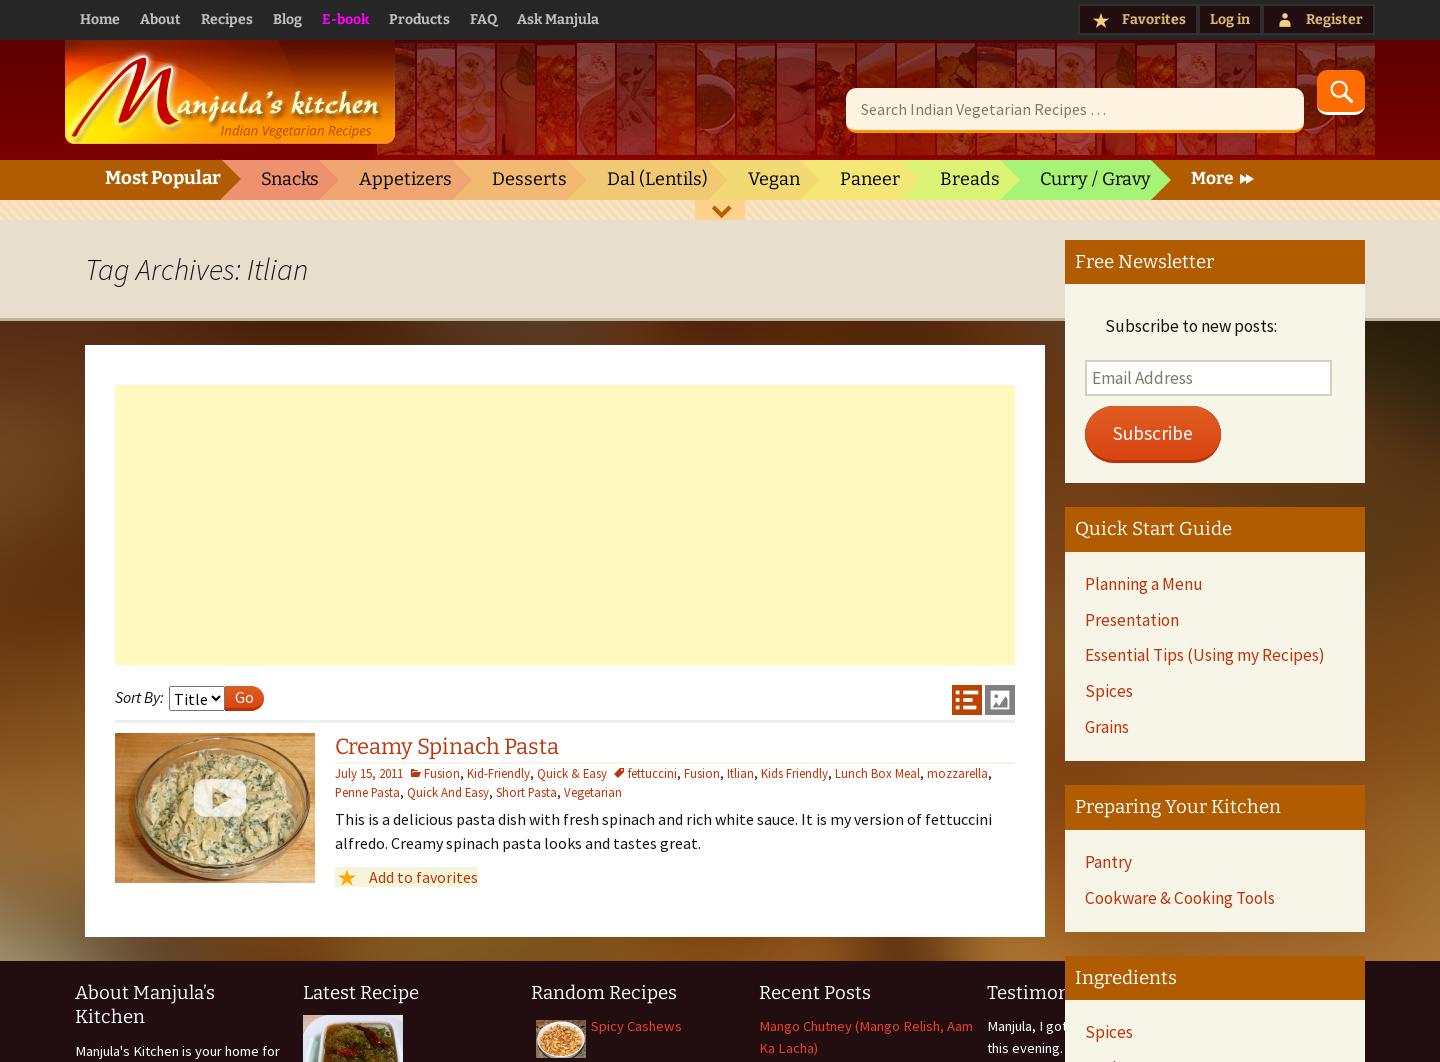  Describe the element at coordinates (739, 771) in the screenshot. I see `'Itlian'` at that location.